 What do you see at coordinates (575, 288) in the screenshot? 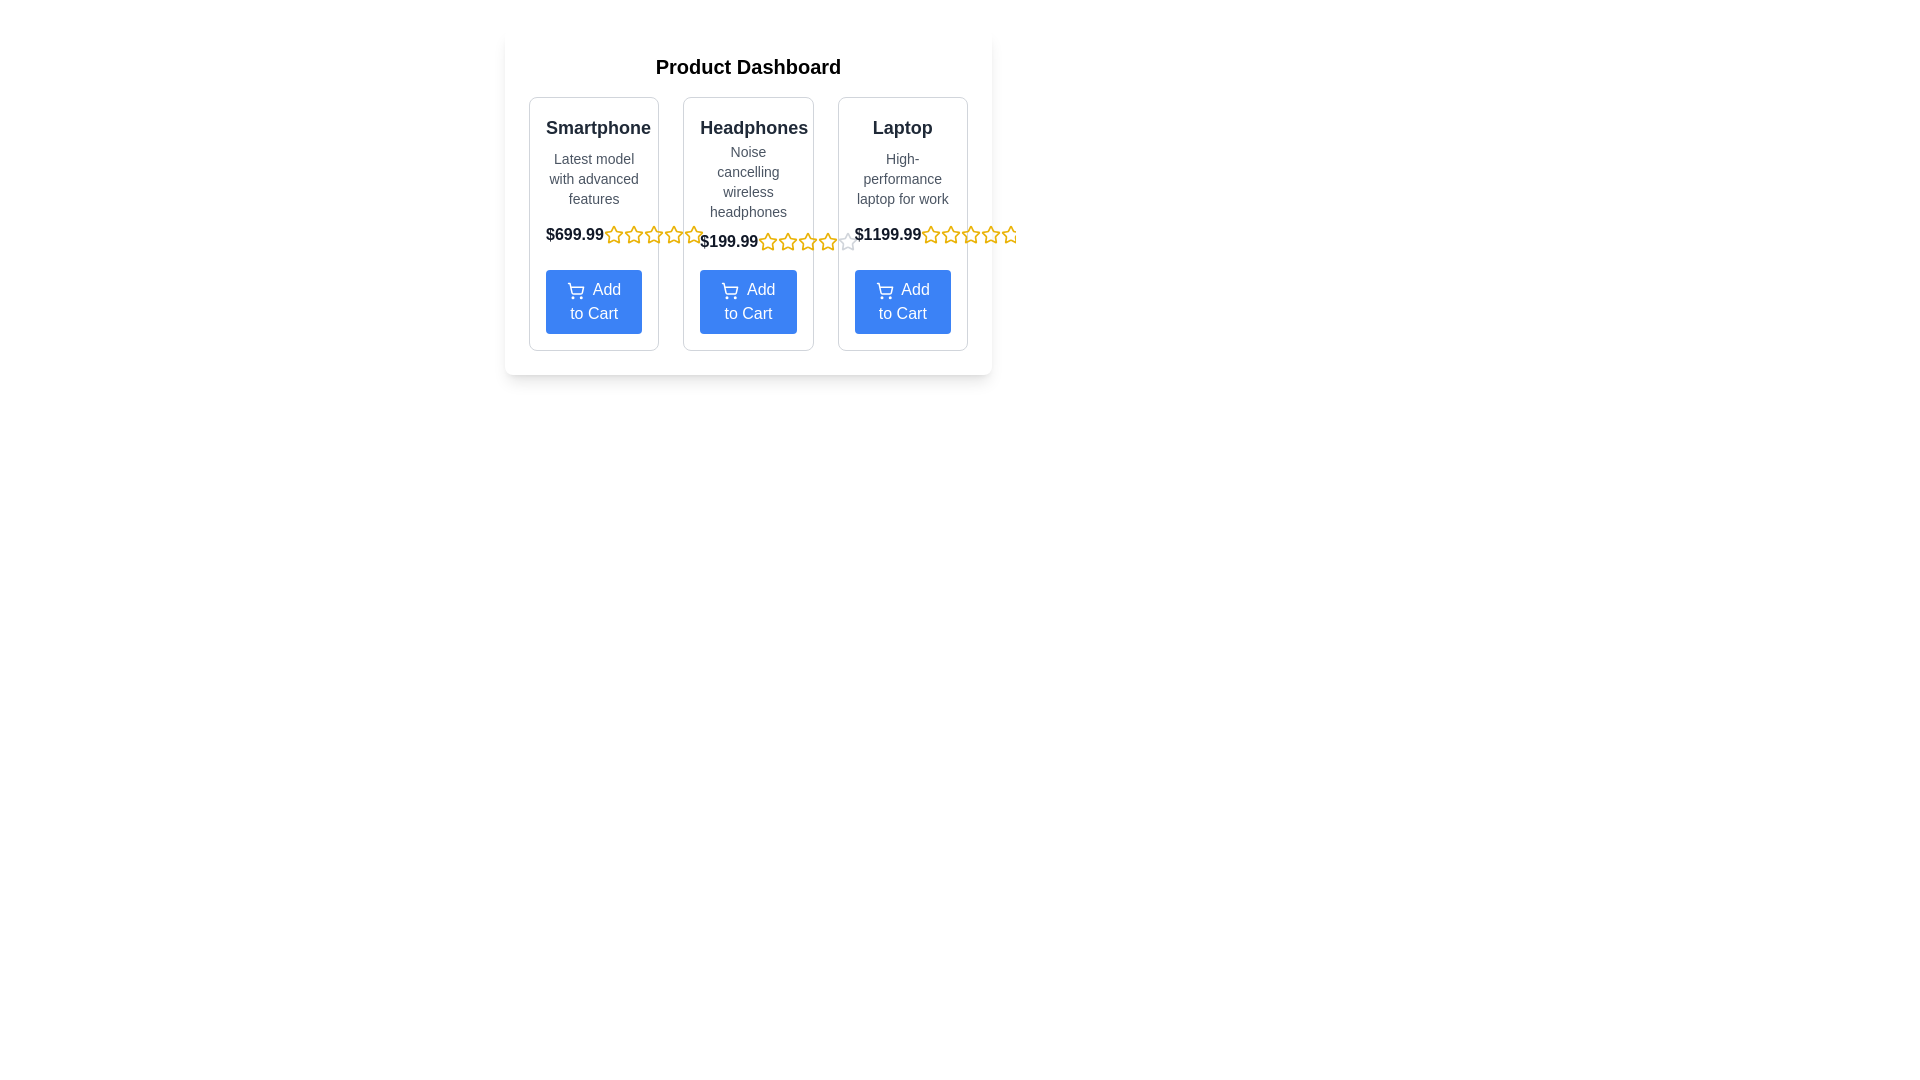
I see `the outlined shopping cart icon within the blue 'Add to Cart' button located directly under the 'Smartphone' product card` at bounding box center [575, 288].